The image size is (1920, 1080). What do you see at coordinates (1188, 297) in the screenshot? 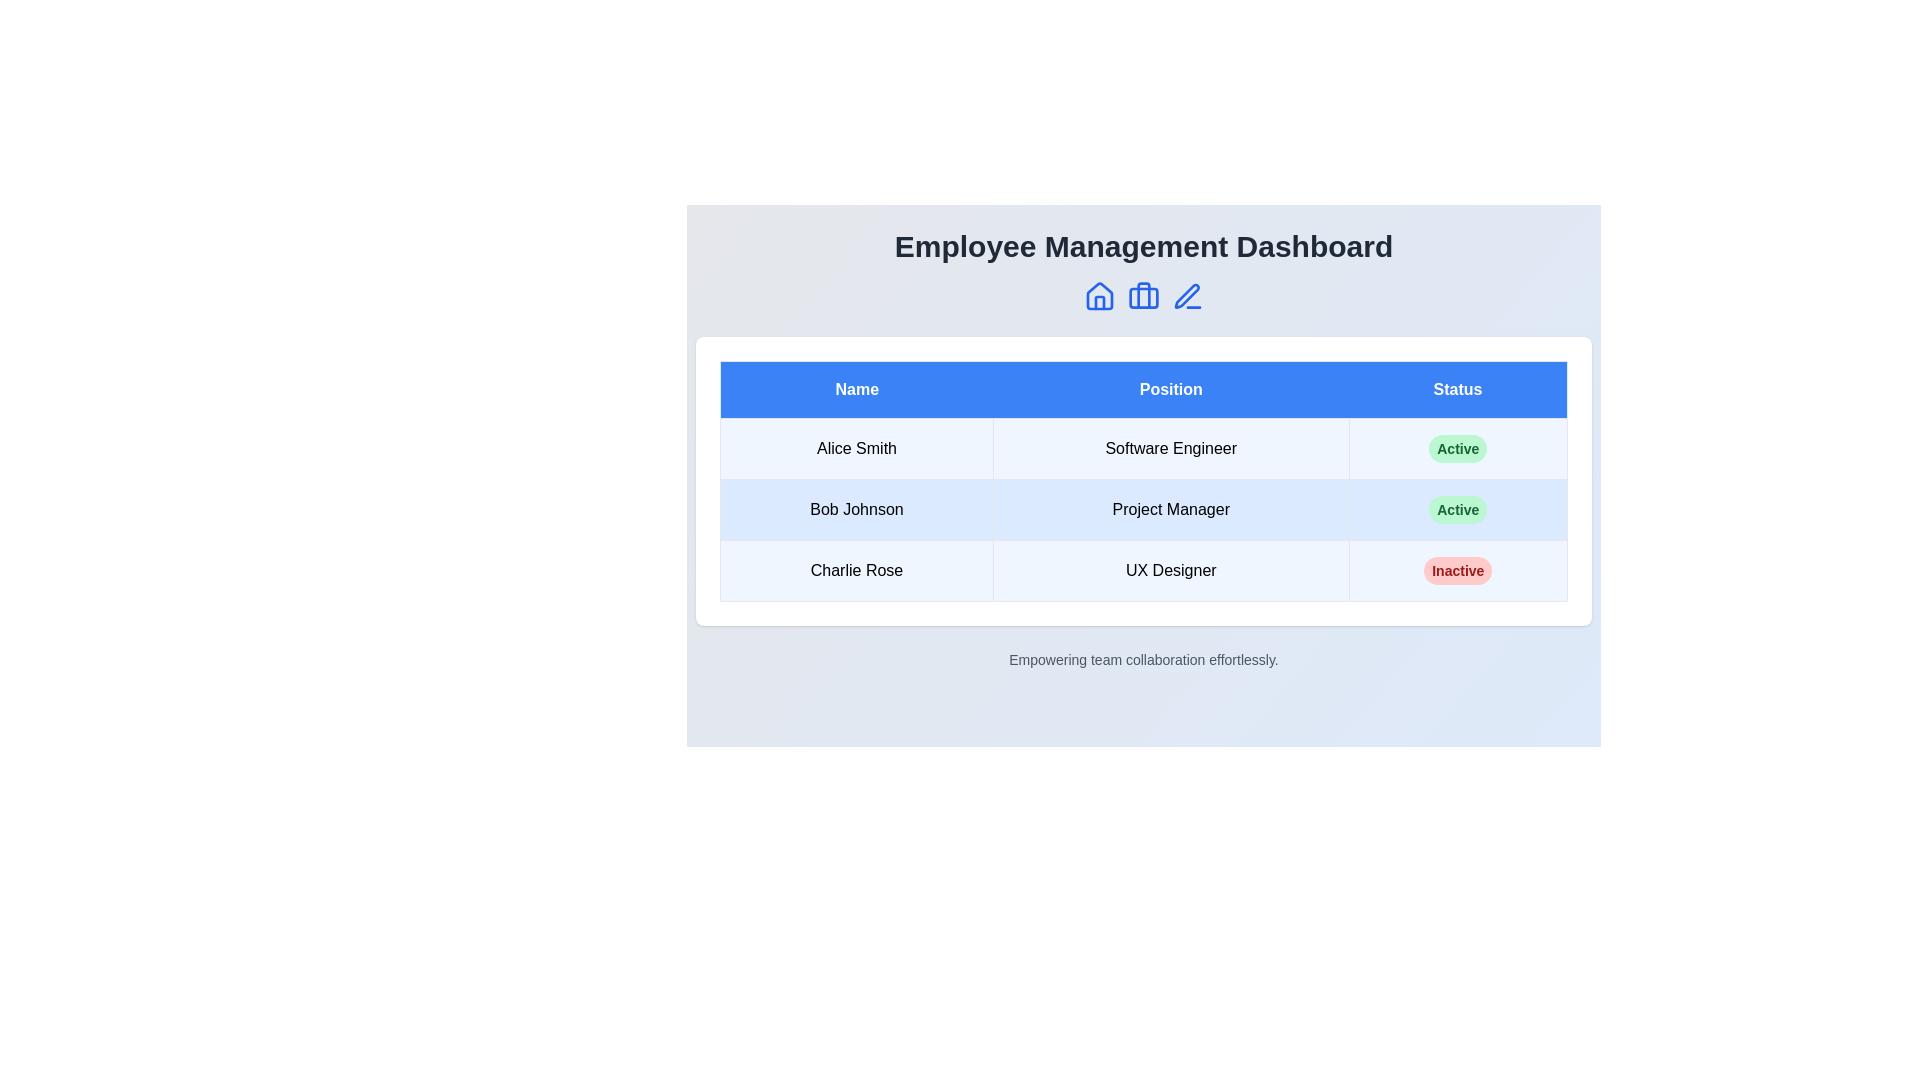
I see `the pen icon in the top menu of the Employee Management Dashboard` at bounding box center [1188, 297].